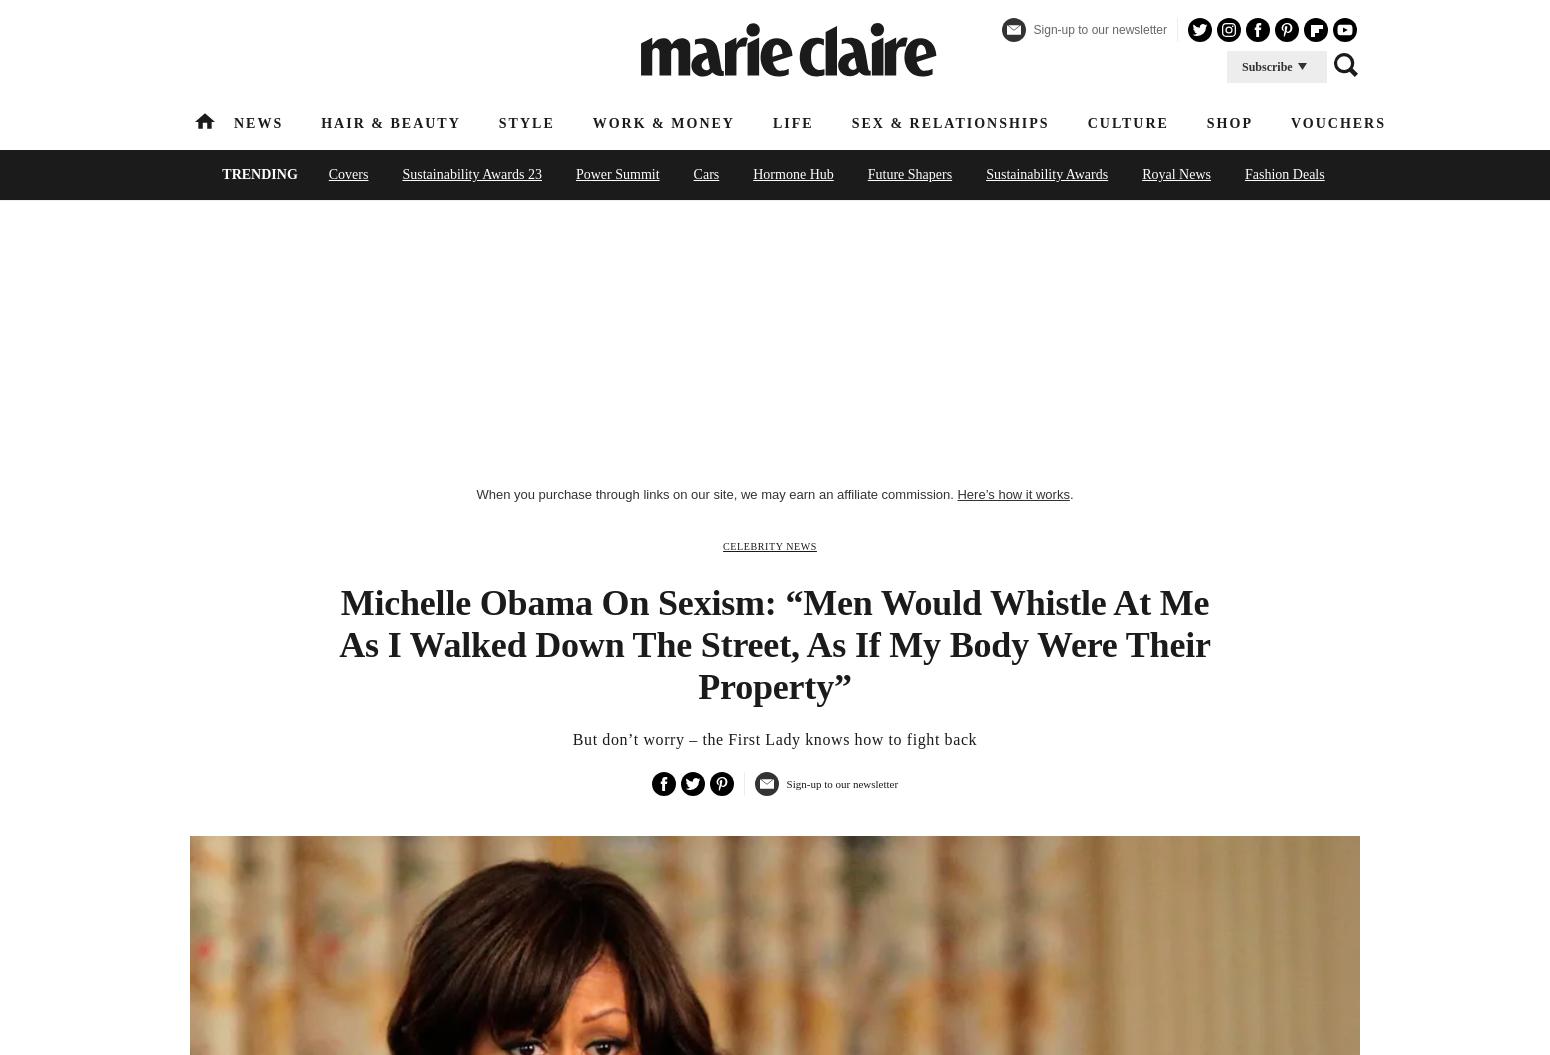 The width and height of the screenshot is (1550, 1055). I want to click on '.', so click(1069, 494).